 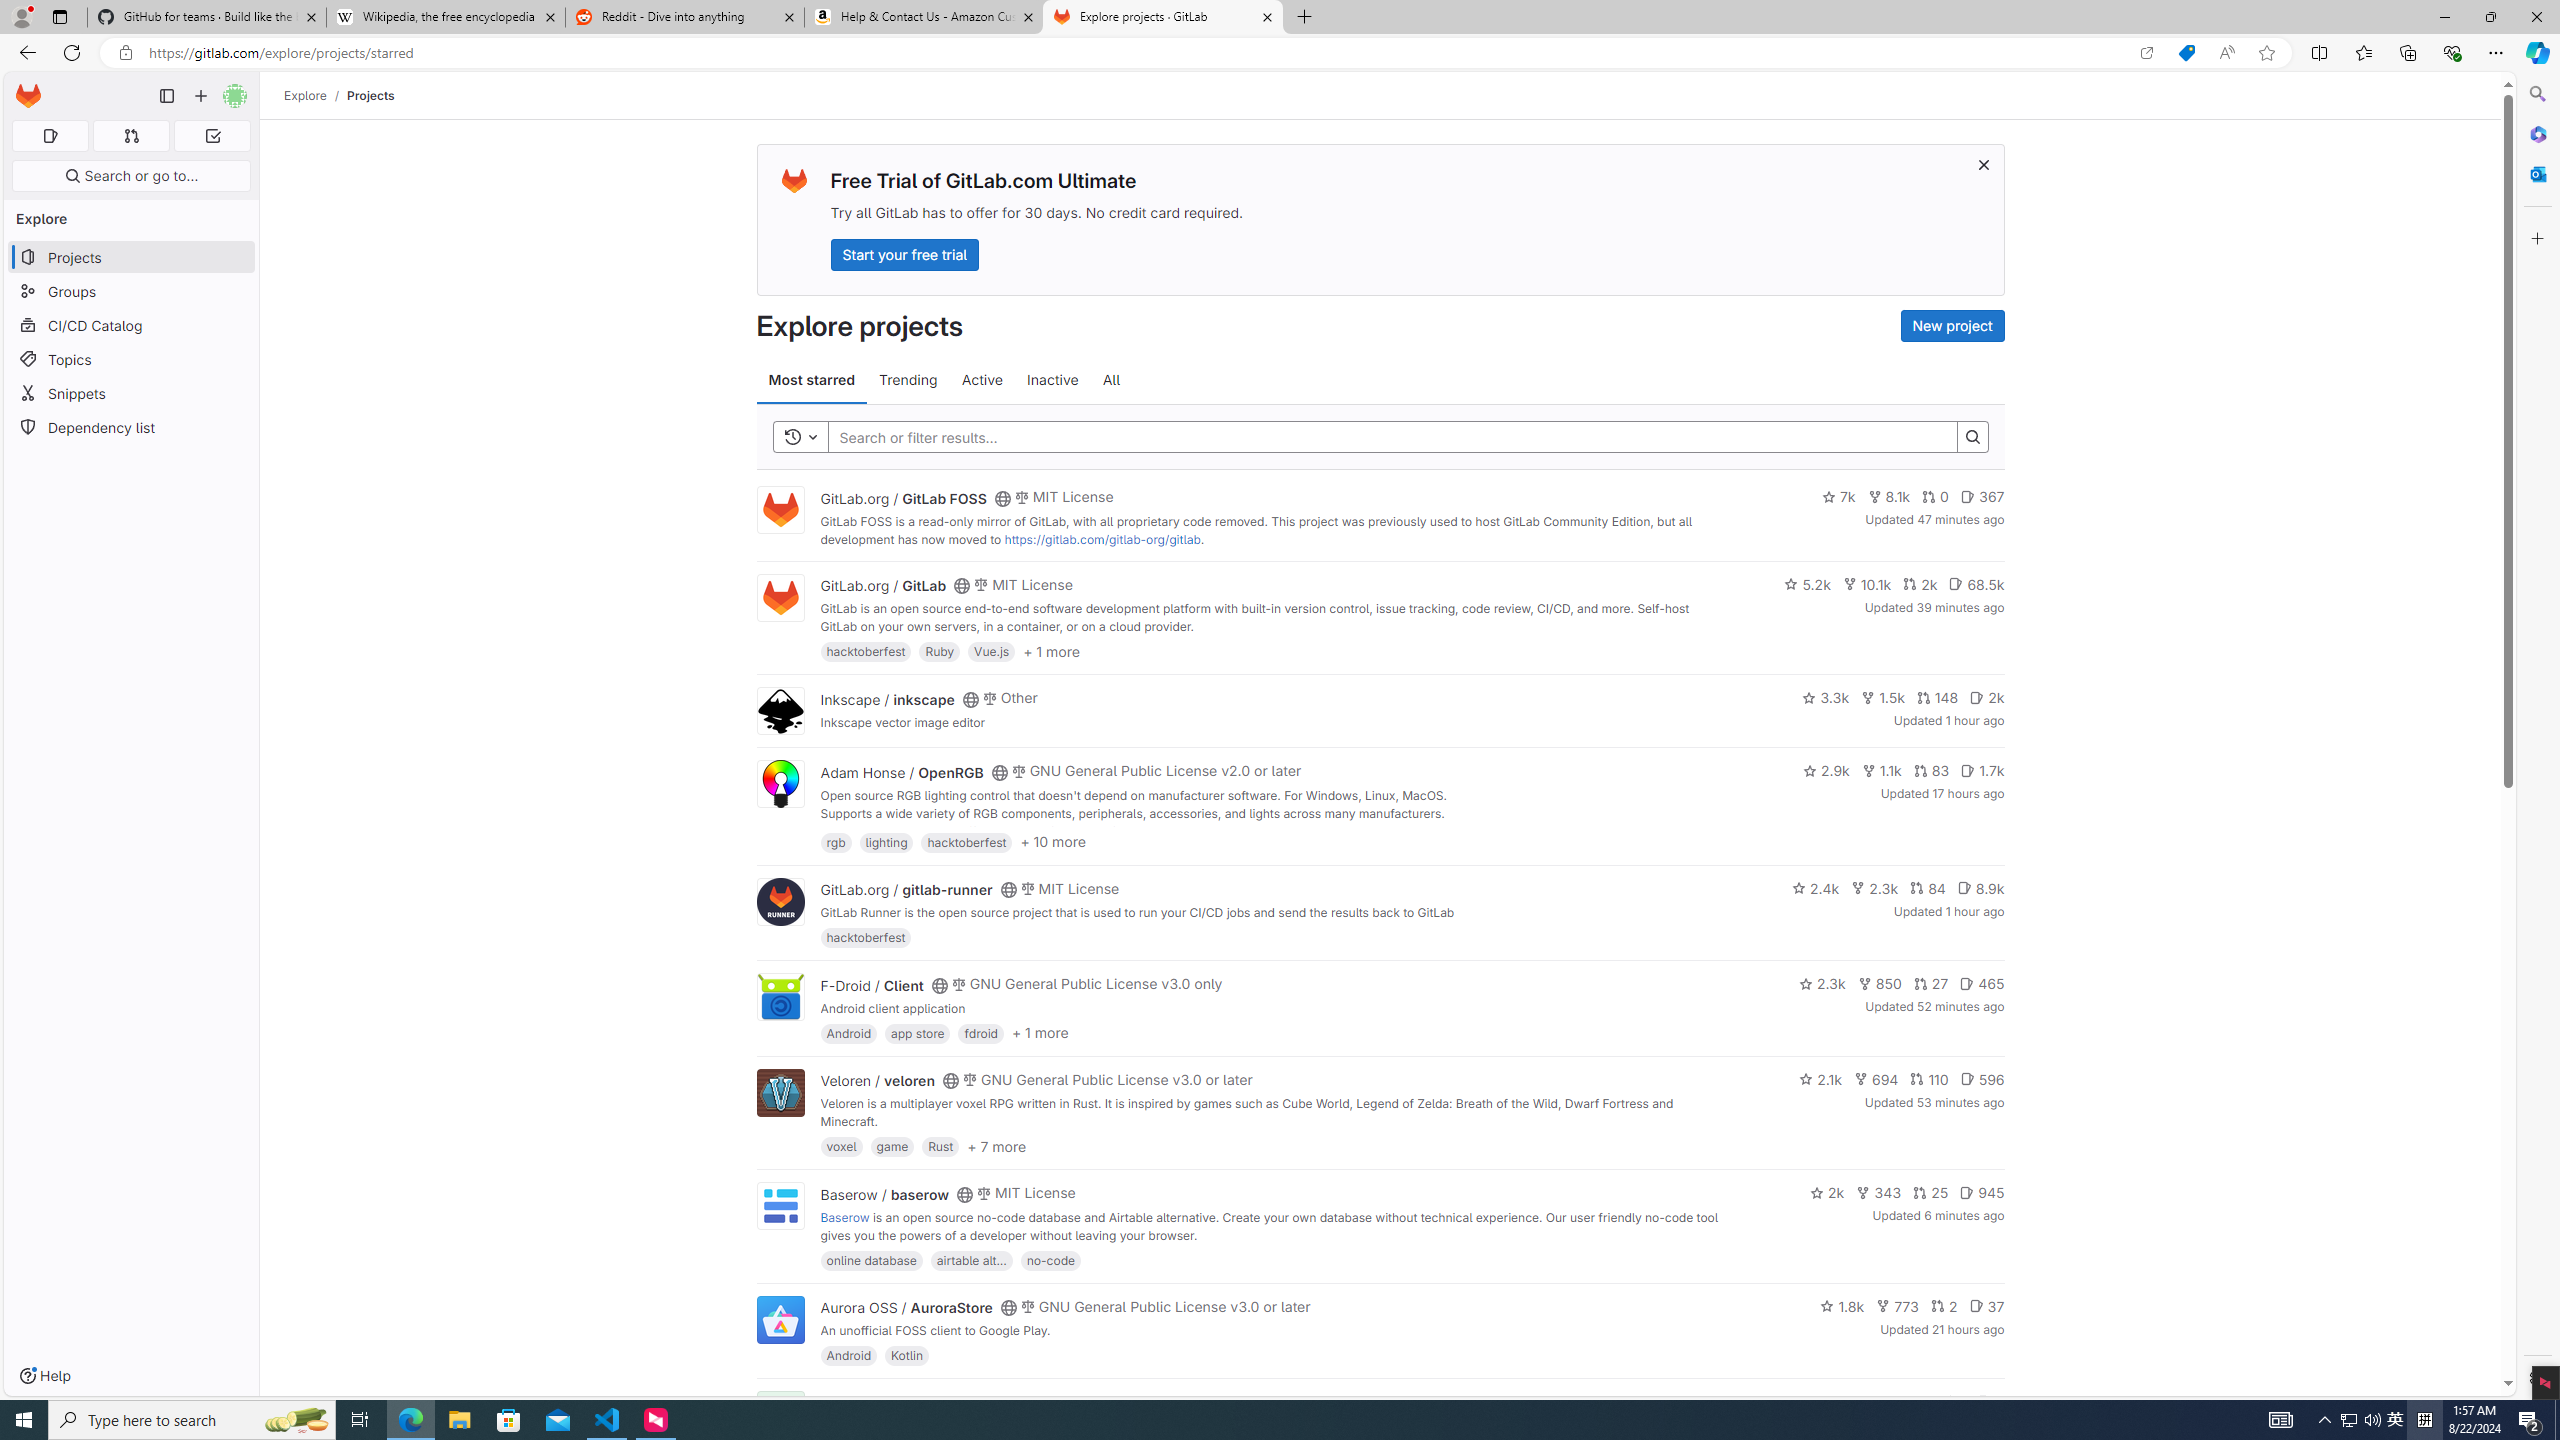 What do you see at coordinates (1838, 497) in the screenshot?
I see `'7k'` at bounding box center [1838, 497].